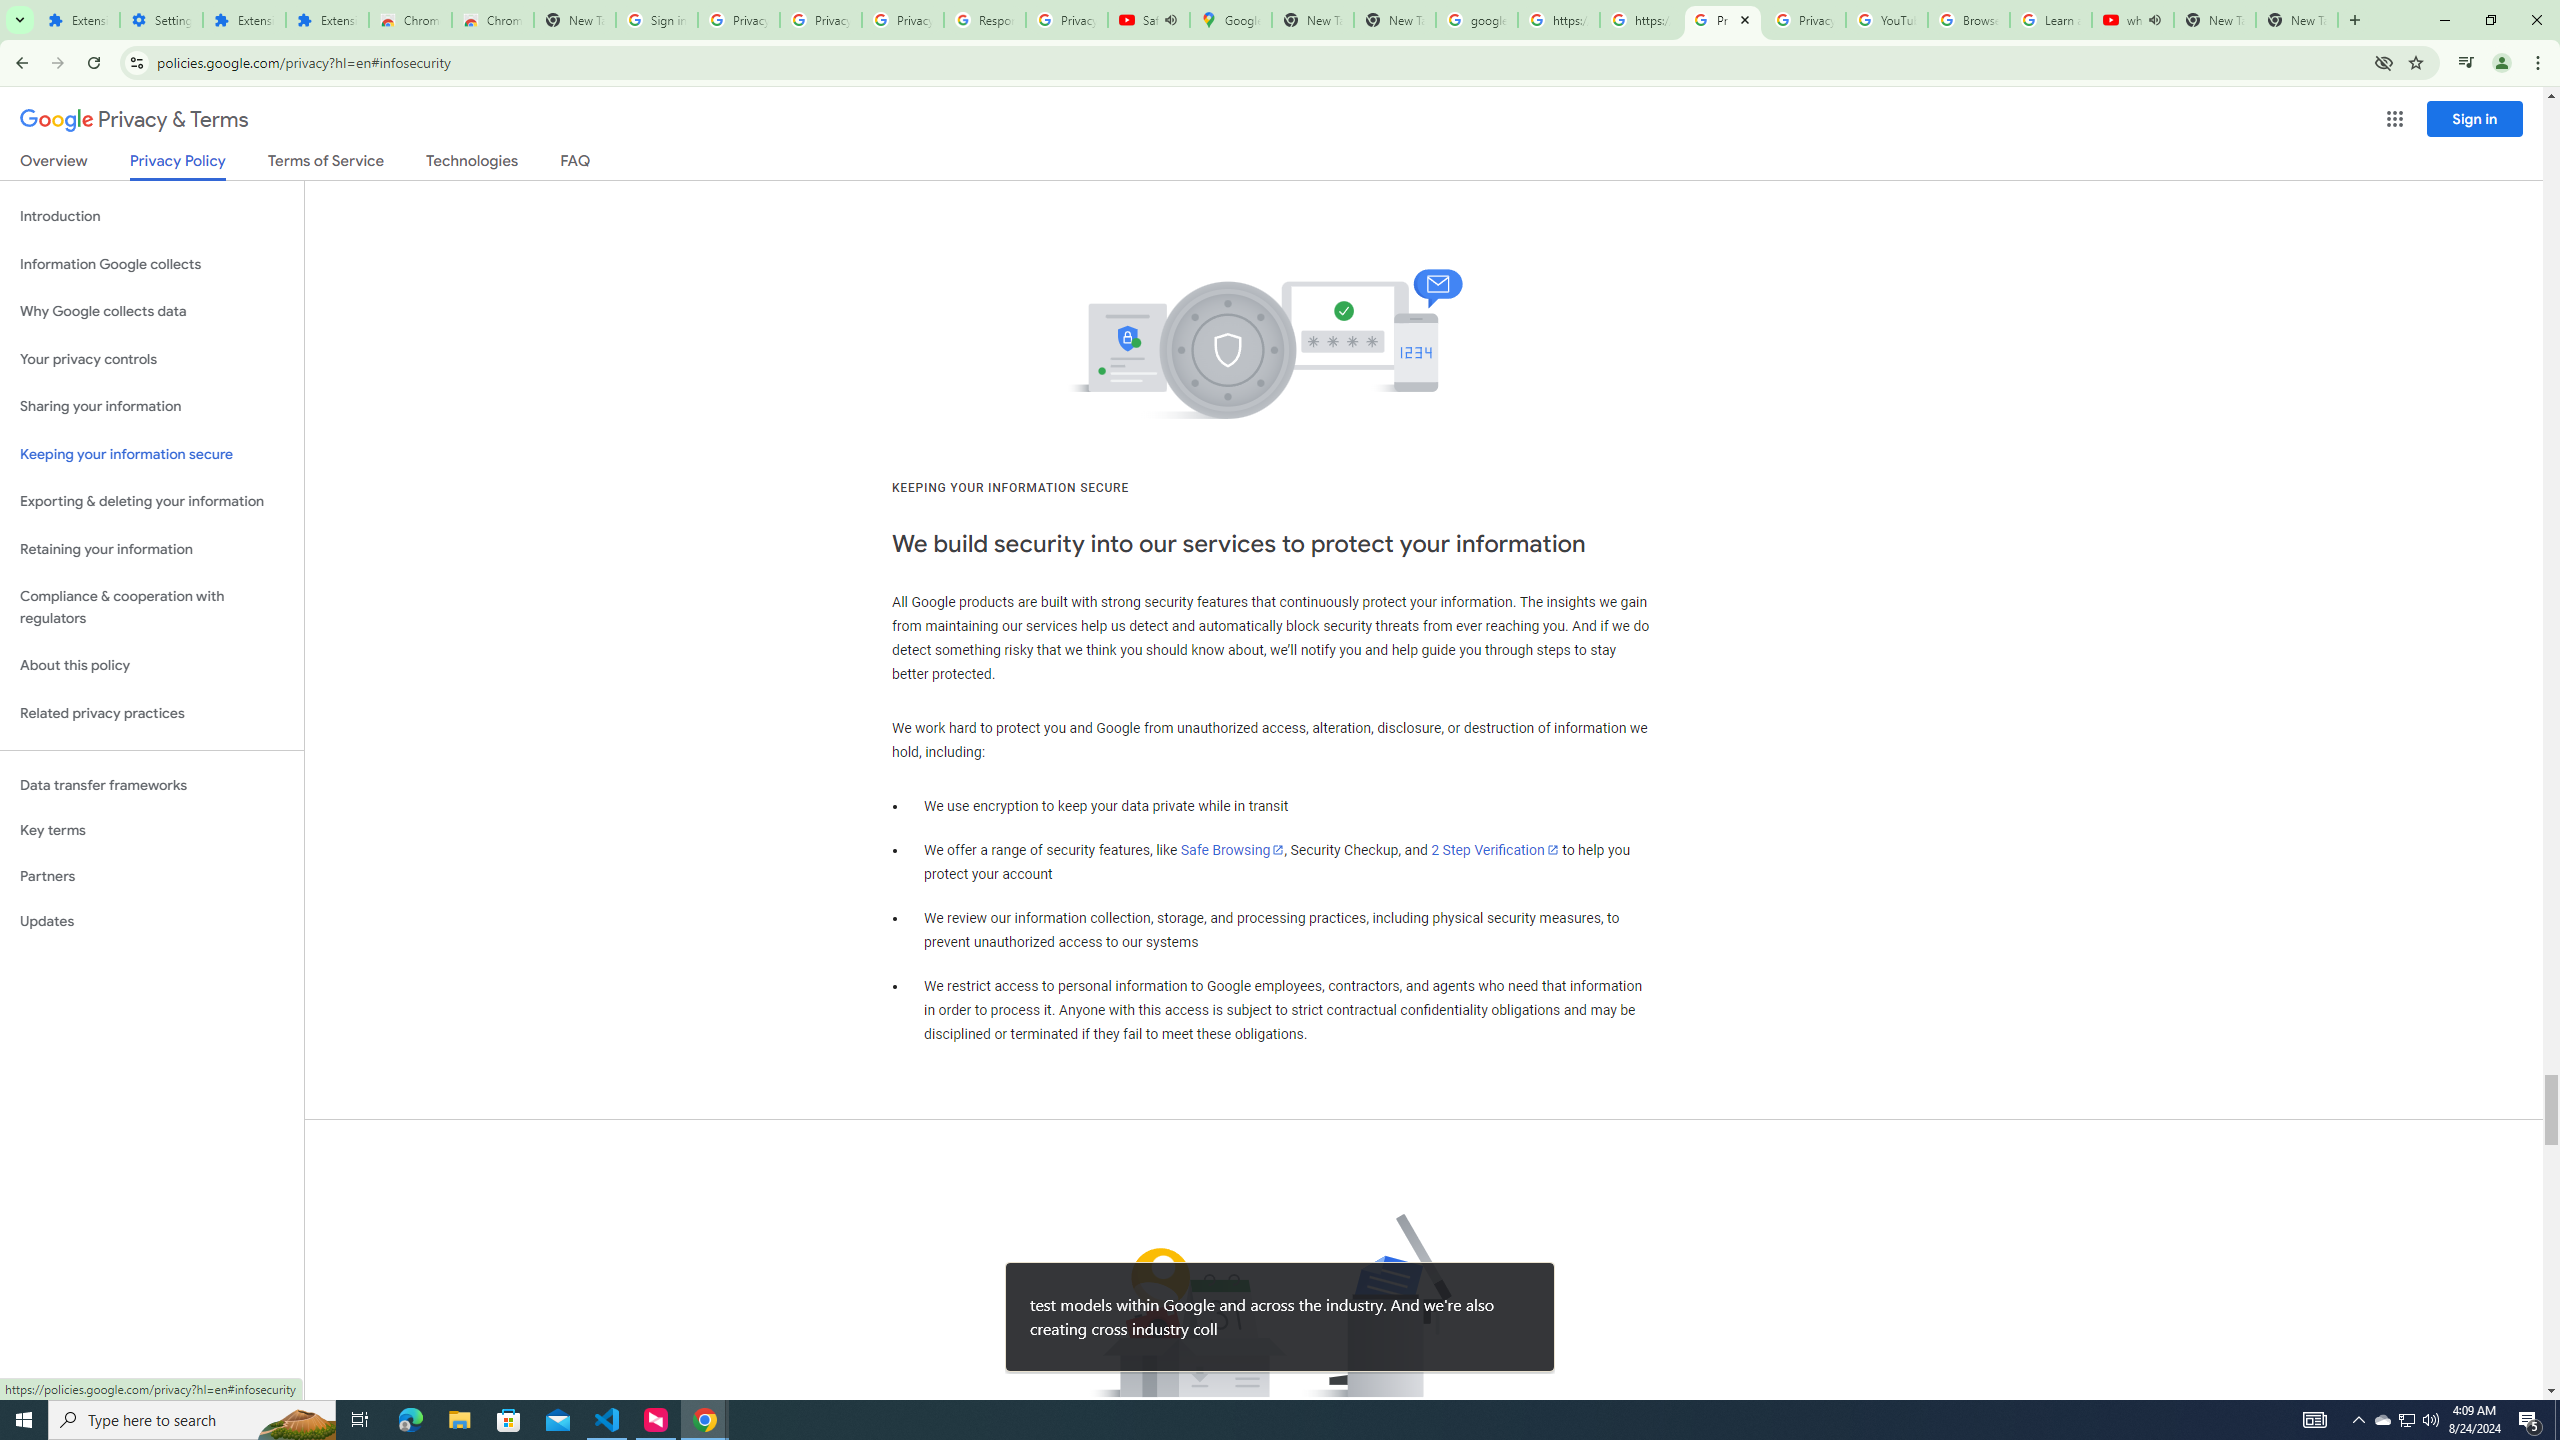 This screenshot has height=1440, width=2560. What do you see at coordinates (1230, 19) in the screenshot?
I see `'Google Maps'` at bounding box center [1230, 19].